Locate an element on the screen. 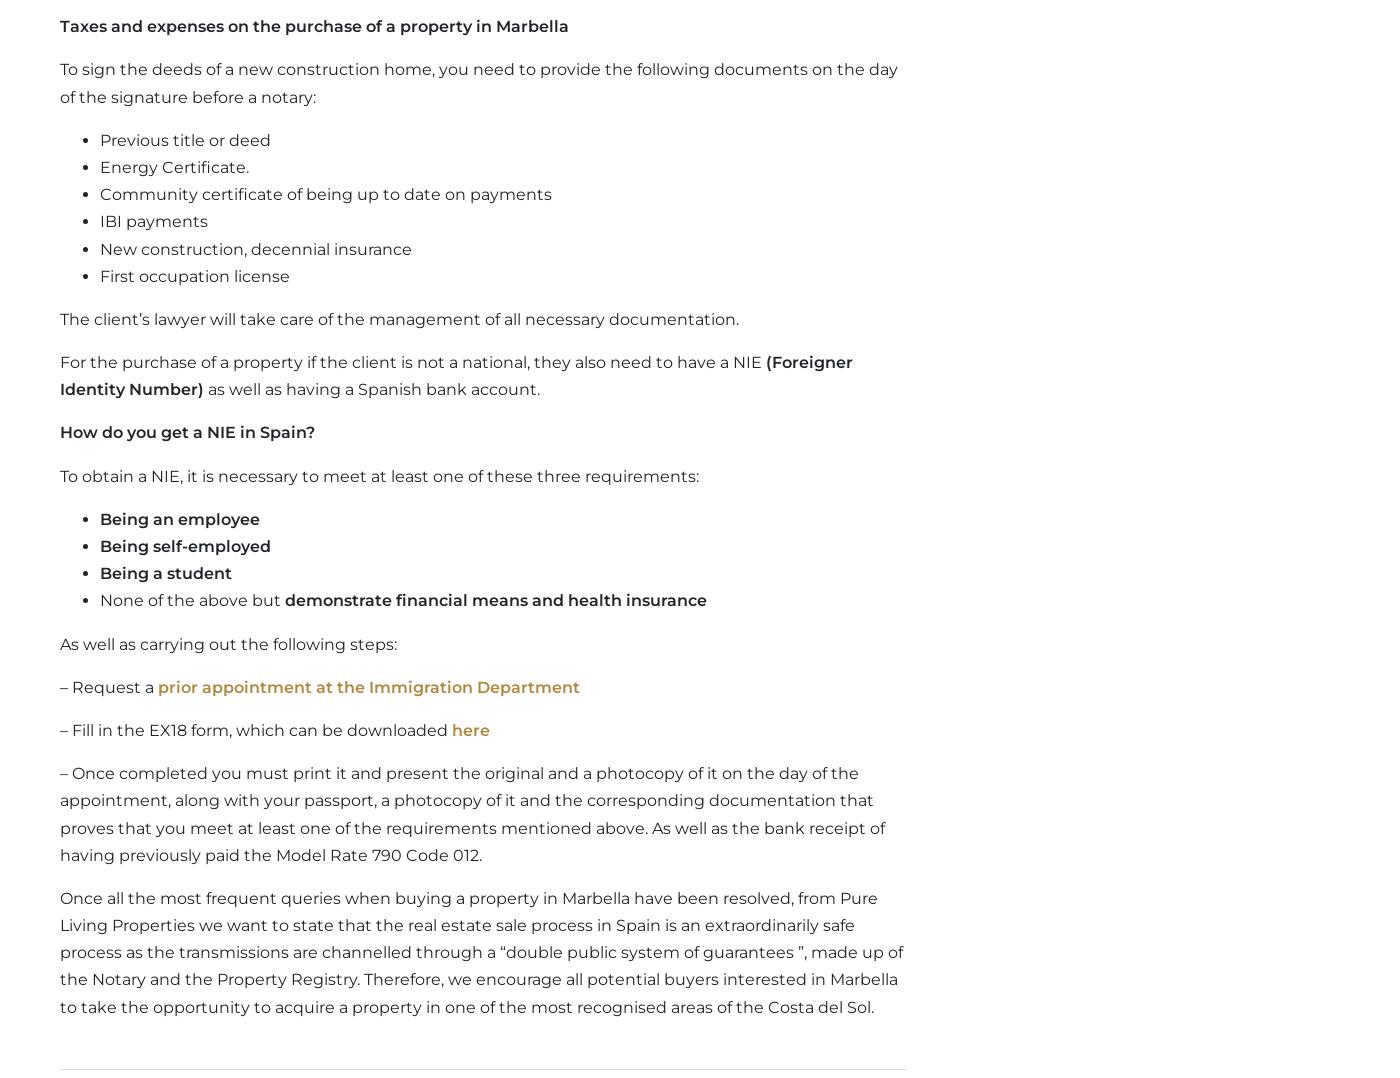 This screenshot has height=1078, width=1400. '– Once completed you must print it and present the original and a photocopy of it on the day of the appointment, along with your passport, a photocopy of it and the corresponding documentation that proves that you meet at least one of the requirements mentioned above. As well as the bank receipt of having previously paid the Model Rate 790 Code 012.' is located at coordinates (472, 813).